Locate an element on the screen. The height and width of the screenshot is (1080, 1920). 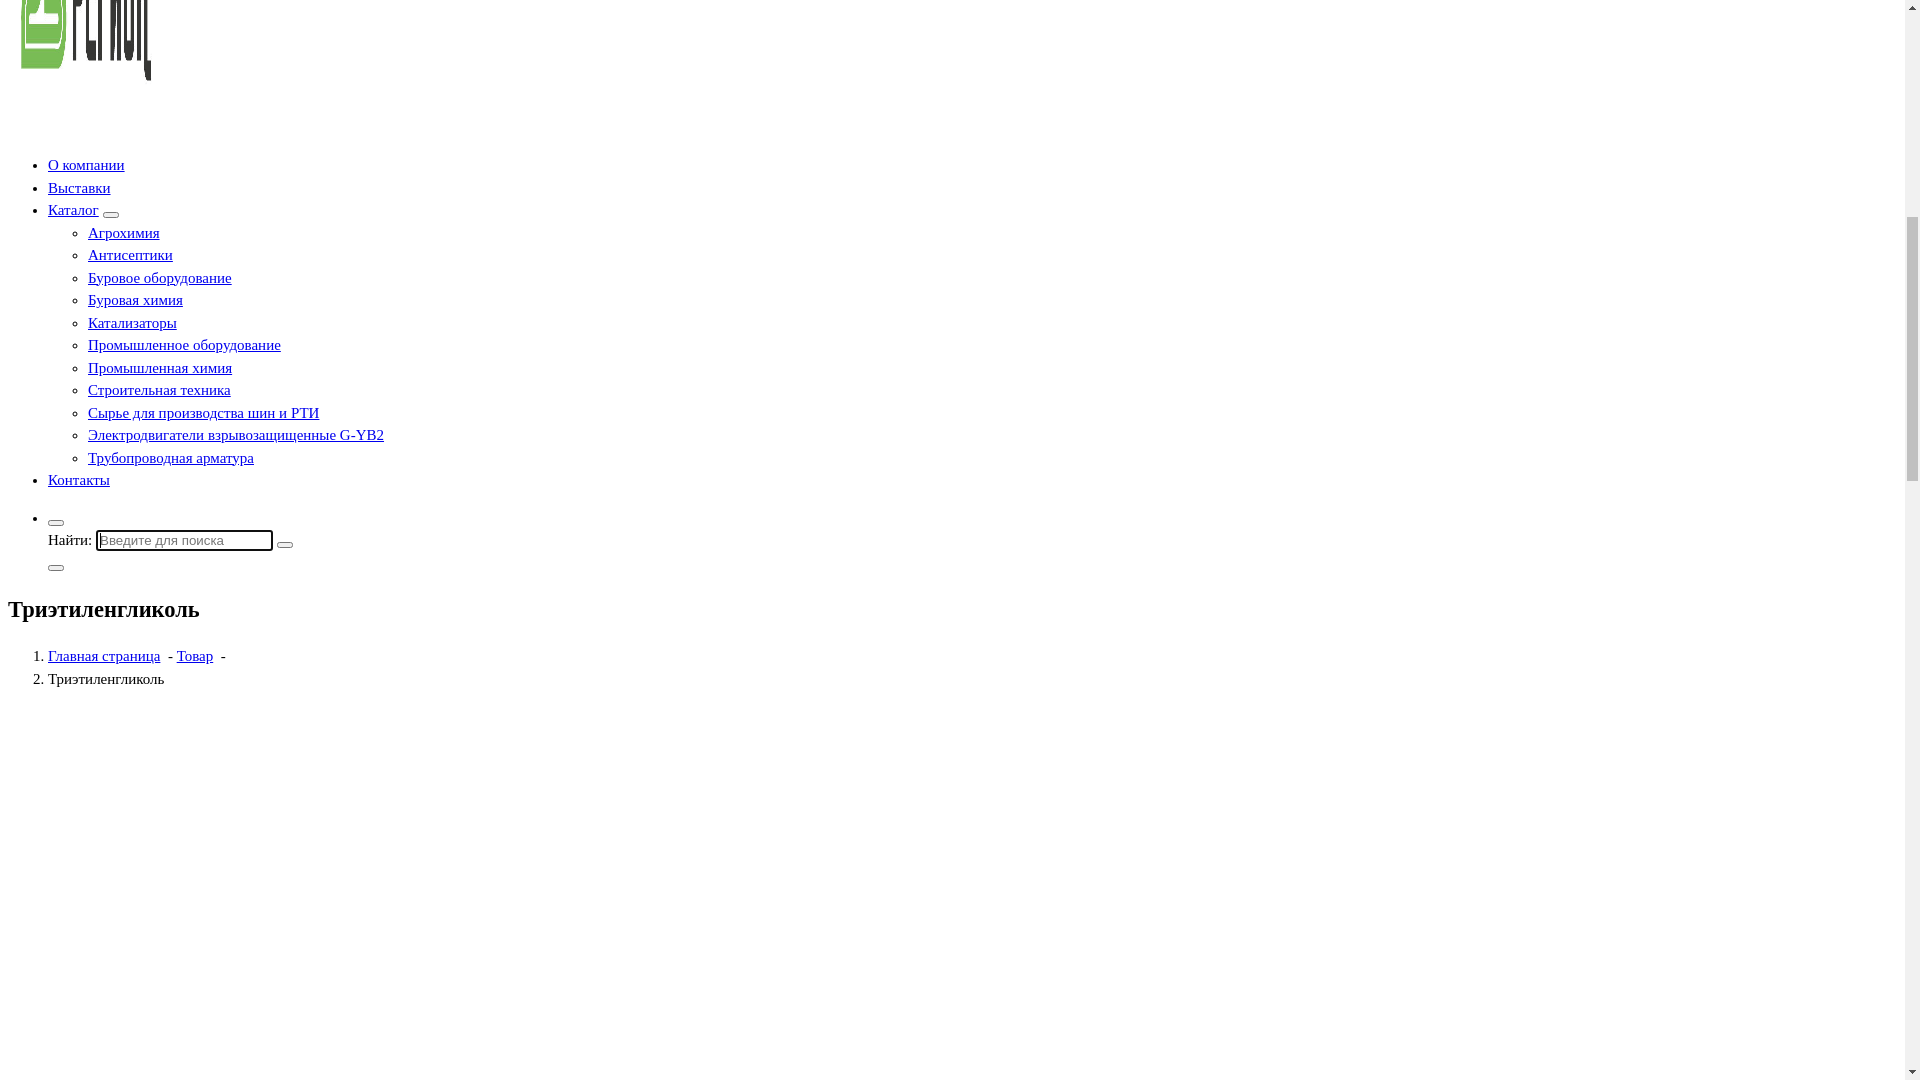
'info@25region.com' is located at coordinates (68, 42).